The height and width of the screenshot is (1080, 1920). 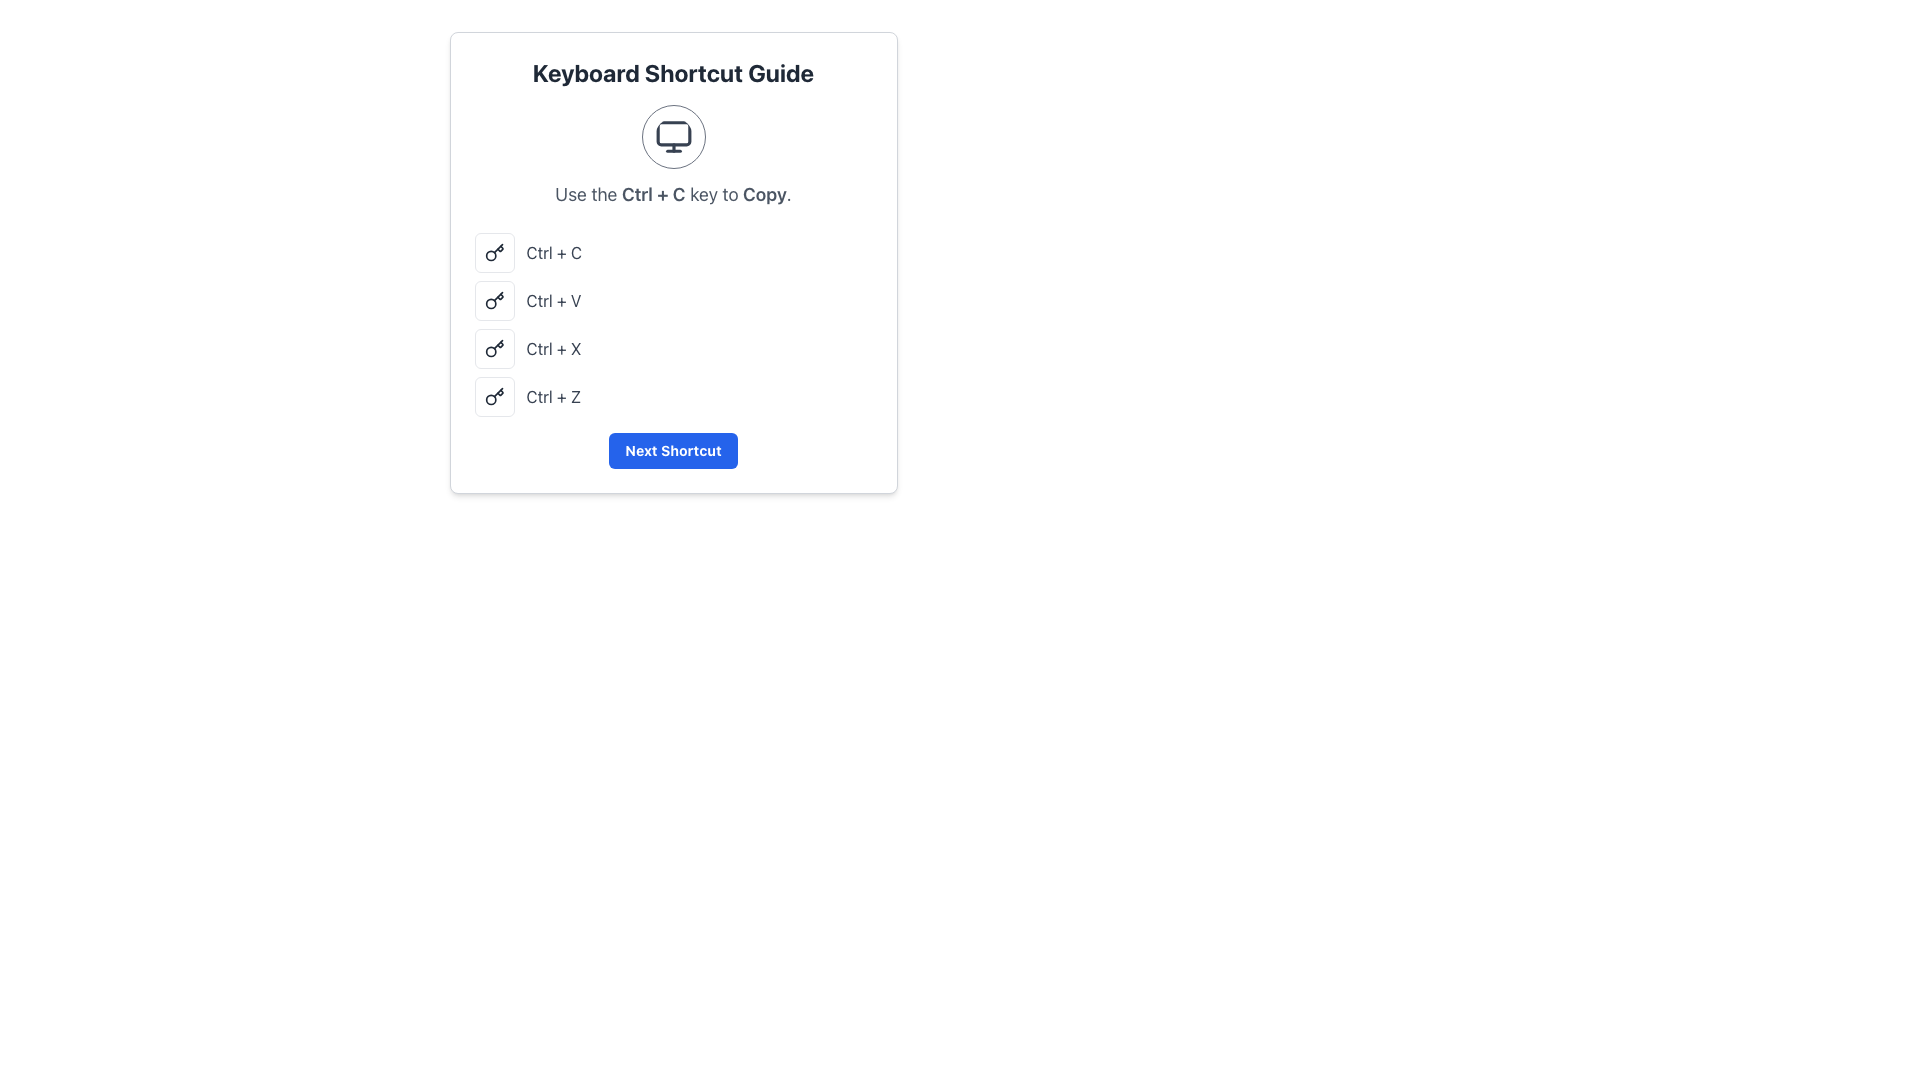 I want to click on the Ctrl + C icon located at the far left of the keyboard shortcuts list in the modal overlay, so click(x=494, y=252).